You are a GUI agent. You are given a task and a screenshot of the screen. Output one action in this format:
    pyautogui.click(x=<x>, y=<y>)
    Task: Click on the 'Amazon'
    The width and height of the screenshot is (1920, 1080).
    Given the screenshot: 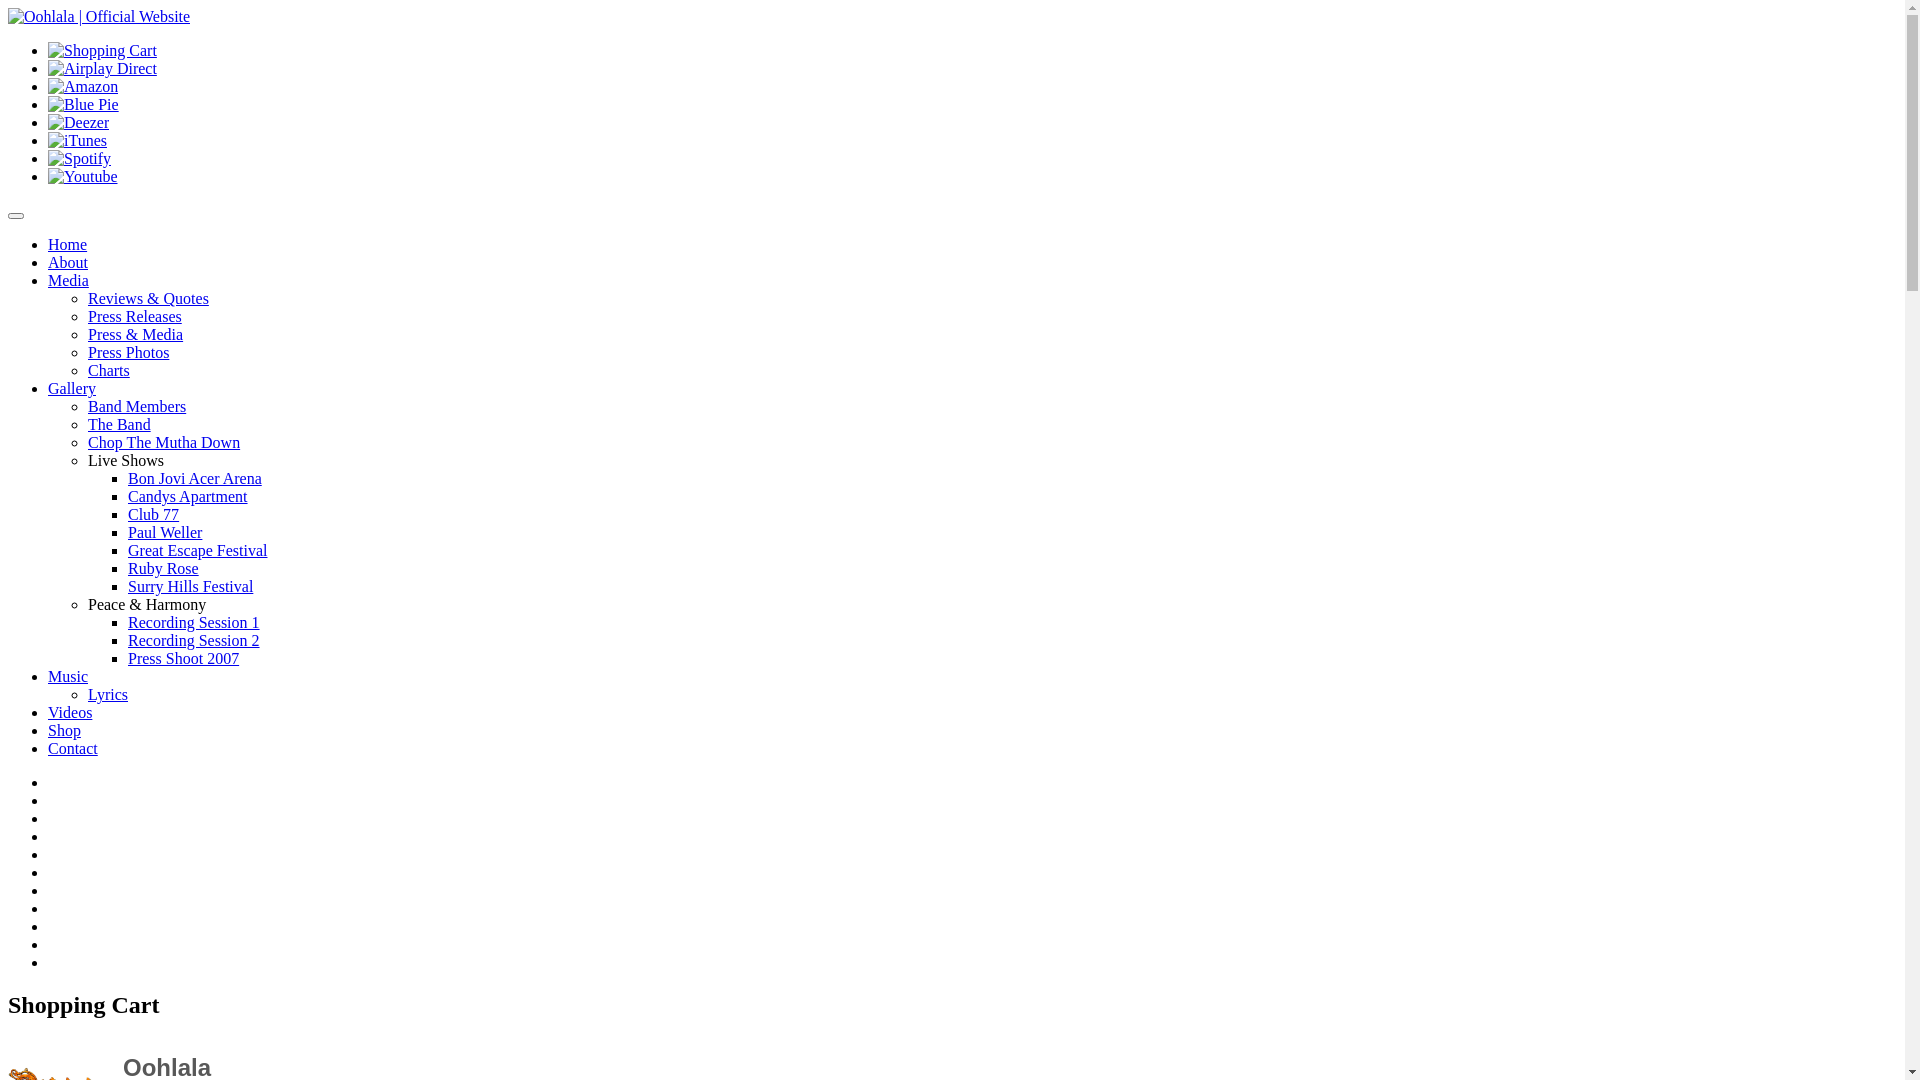 What is the action you would take?
    pyautogui.click(x=81, y=86)
    